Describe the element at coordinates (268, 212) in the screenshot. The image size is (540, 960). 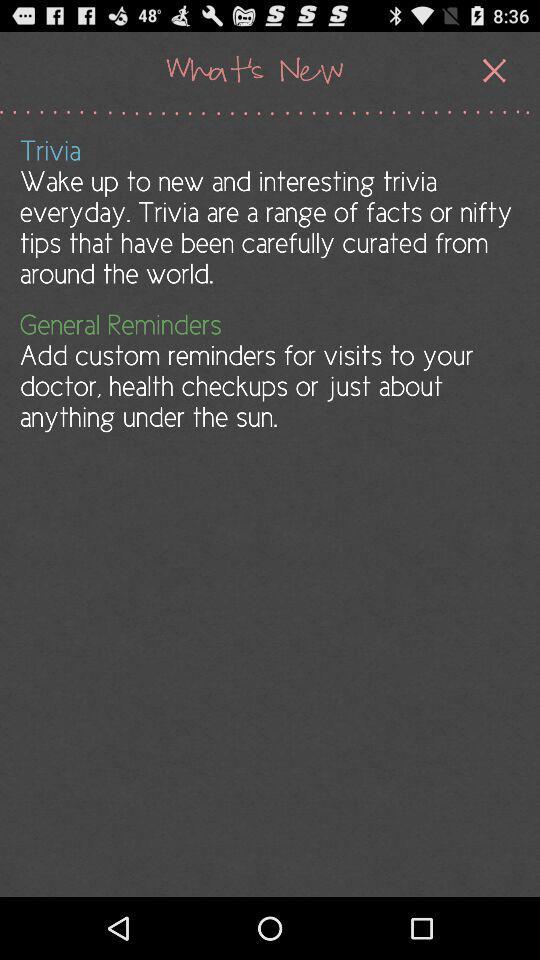
I see `trivia wake up app` at that location.